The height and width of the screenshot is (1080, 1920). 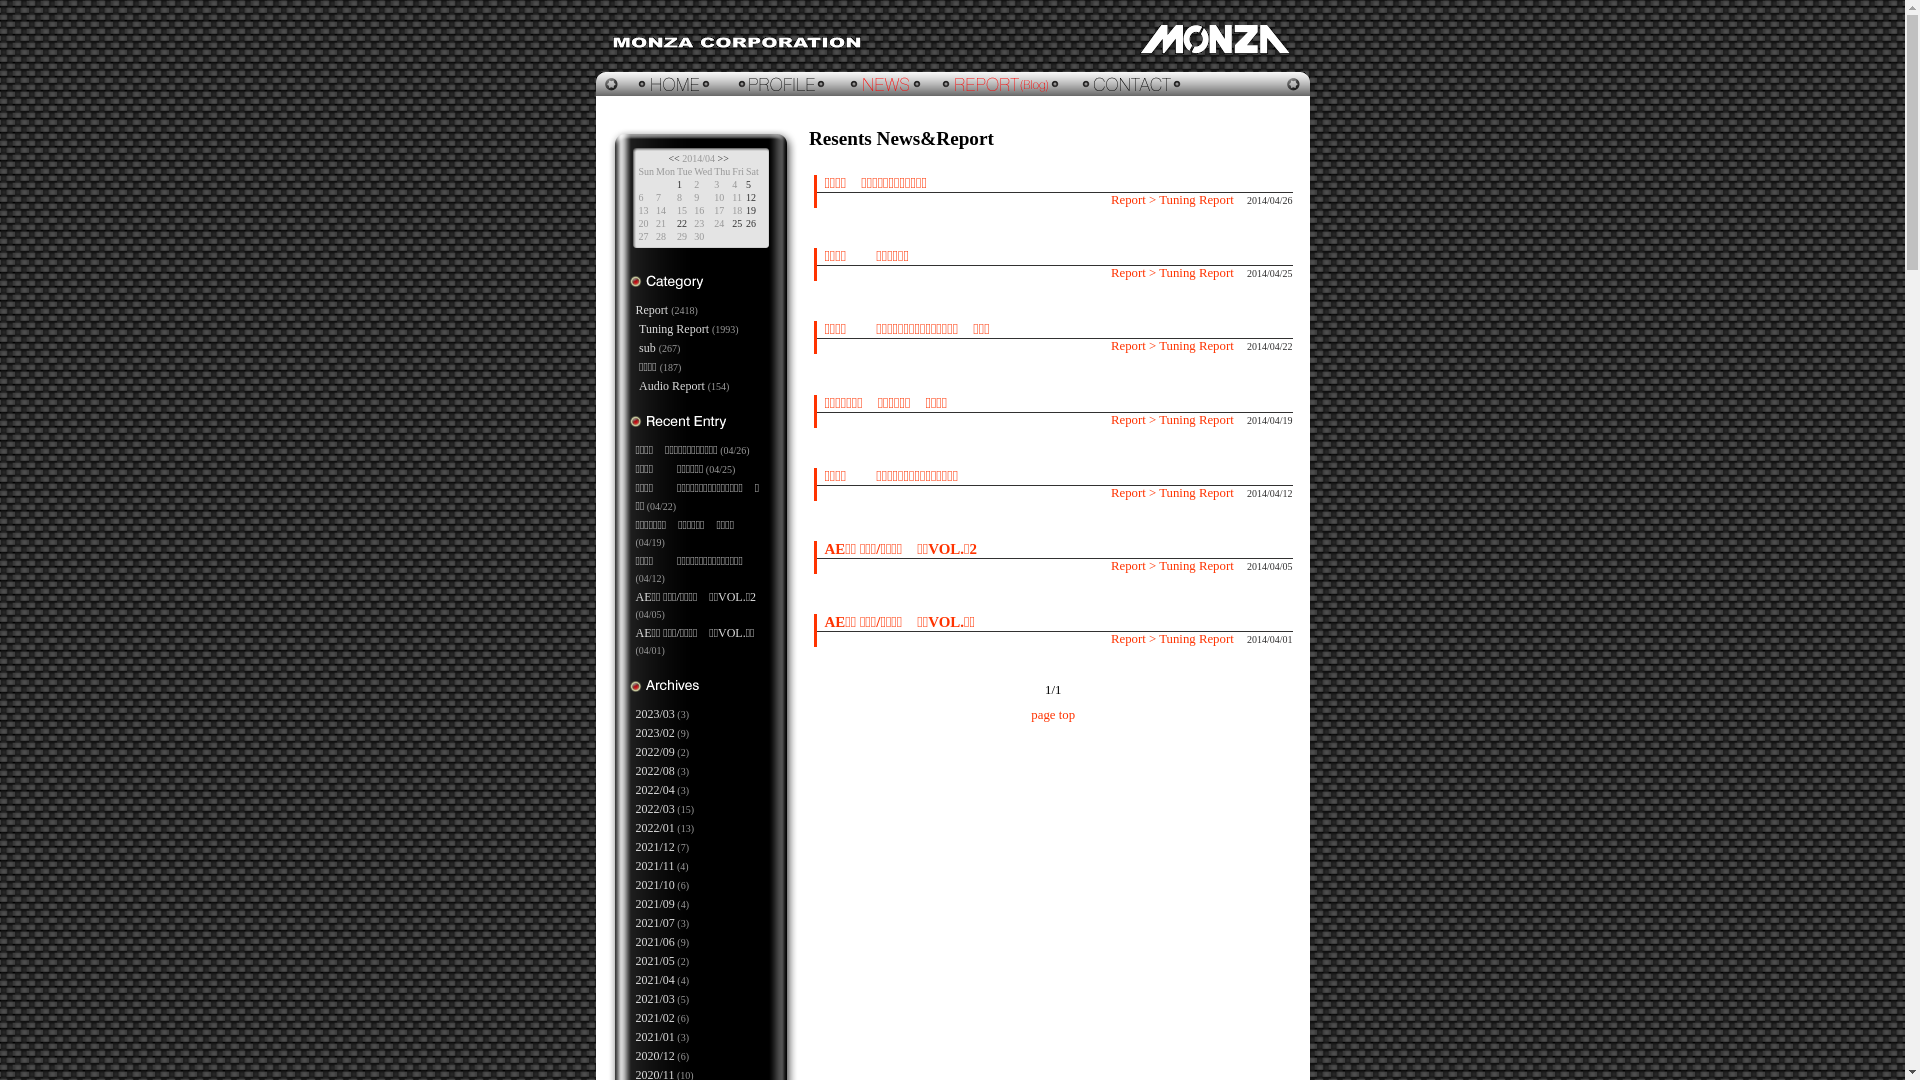 What do you see at coordinates (634, 941) in the screenshot?
I see `'2021/06'` at bounding box center [634, 941].